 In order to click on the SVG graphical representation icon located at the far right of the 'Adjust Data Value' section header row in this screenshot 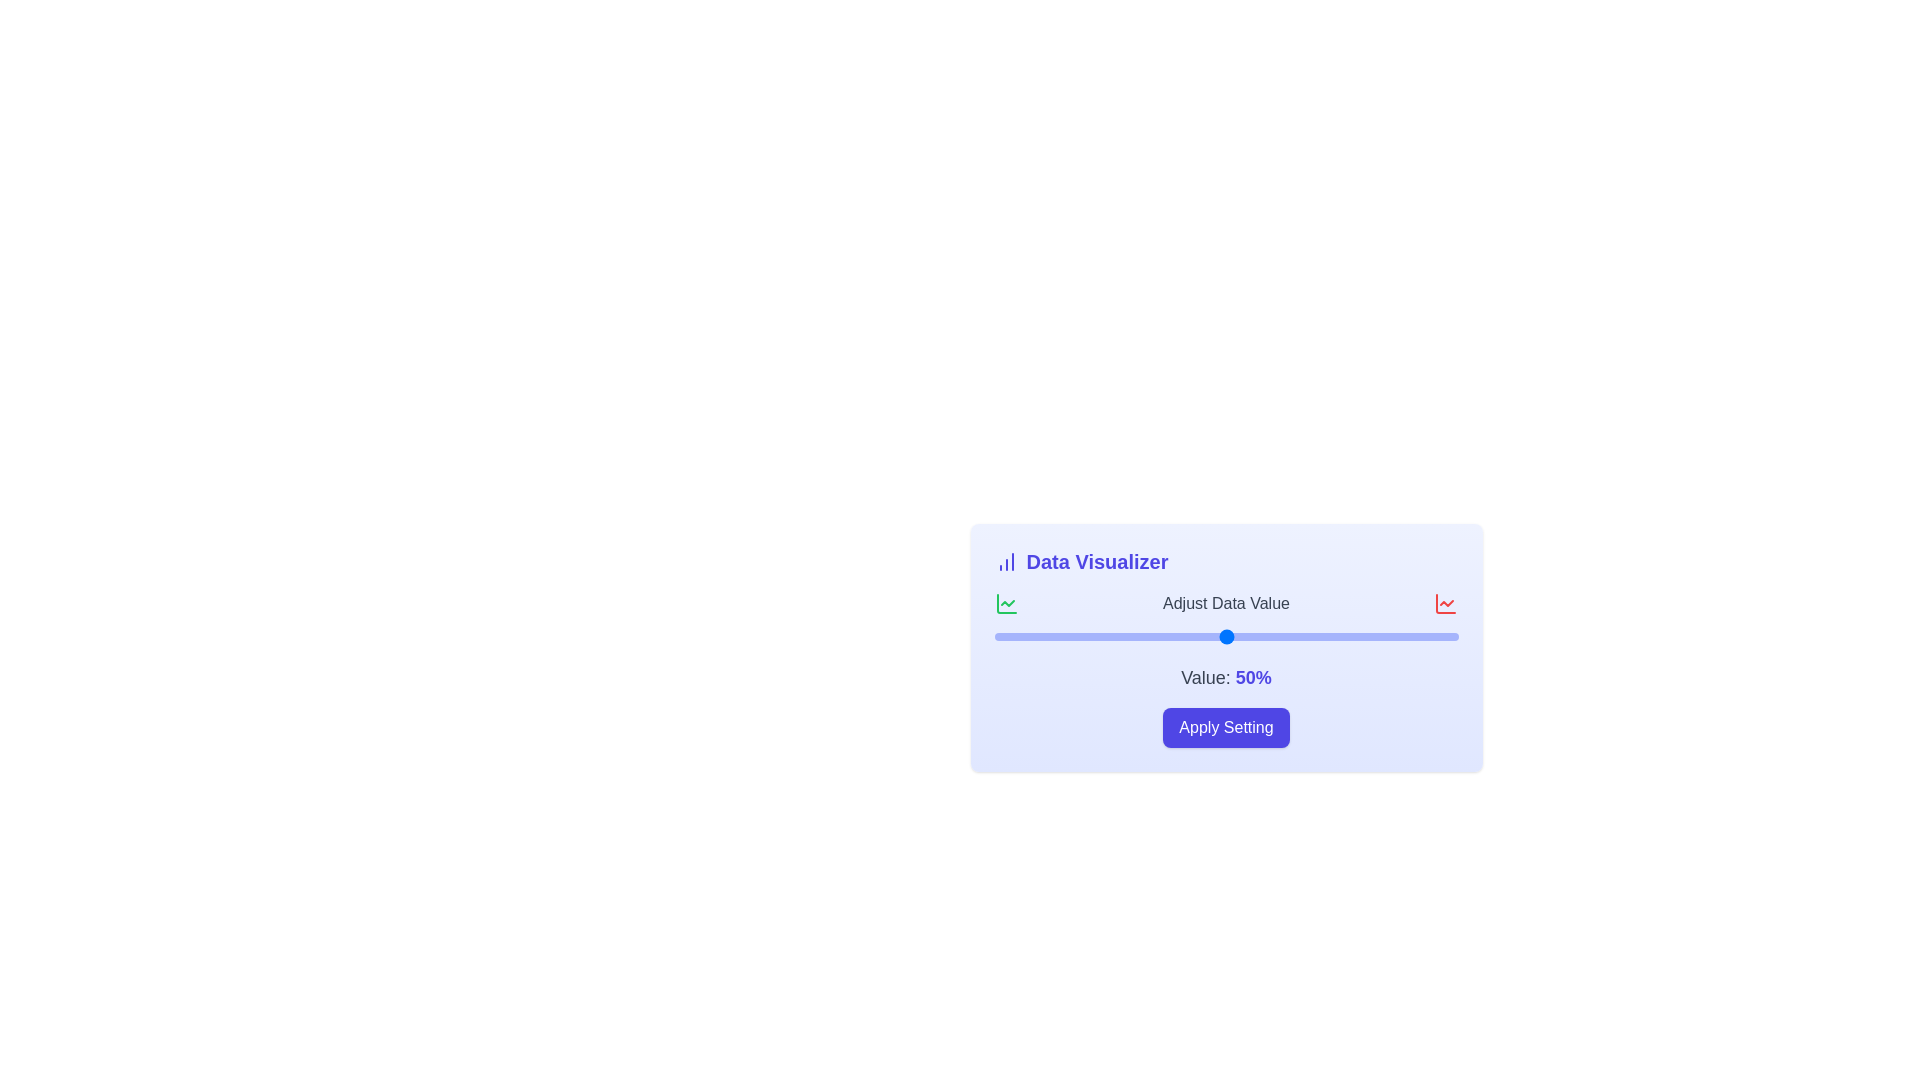, I will do `click(1446, 603)`.